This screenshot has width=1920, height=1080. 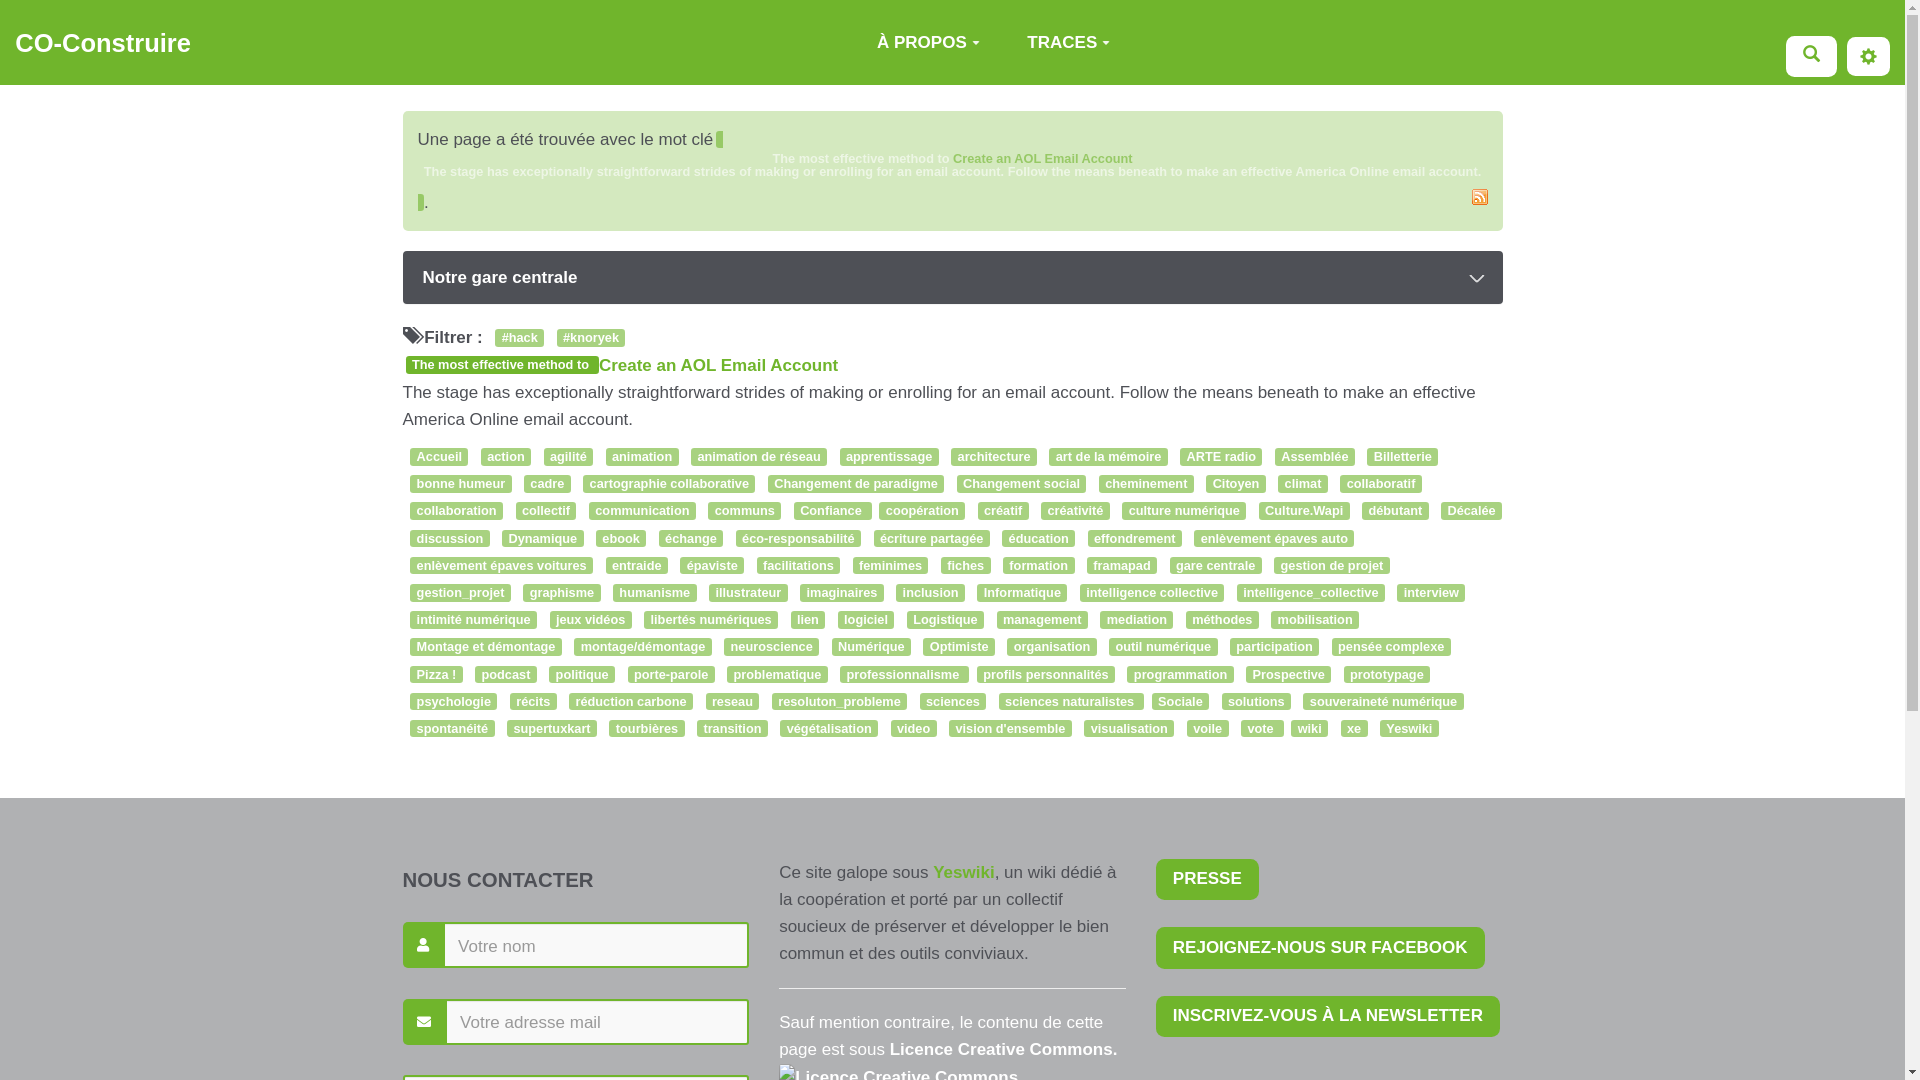 What do you see at coordinates (1310, 592) in the screenshot?
I see `'intelligence_collective'` at bounding box center [1310, 592].